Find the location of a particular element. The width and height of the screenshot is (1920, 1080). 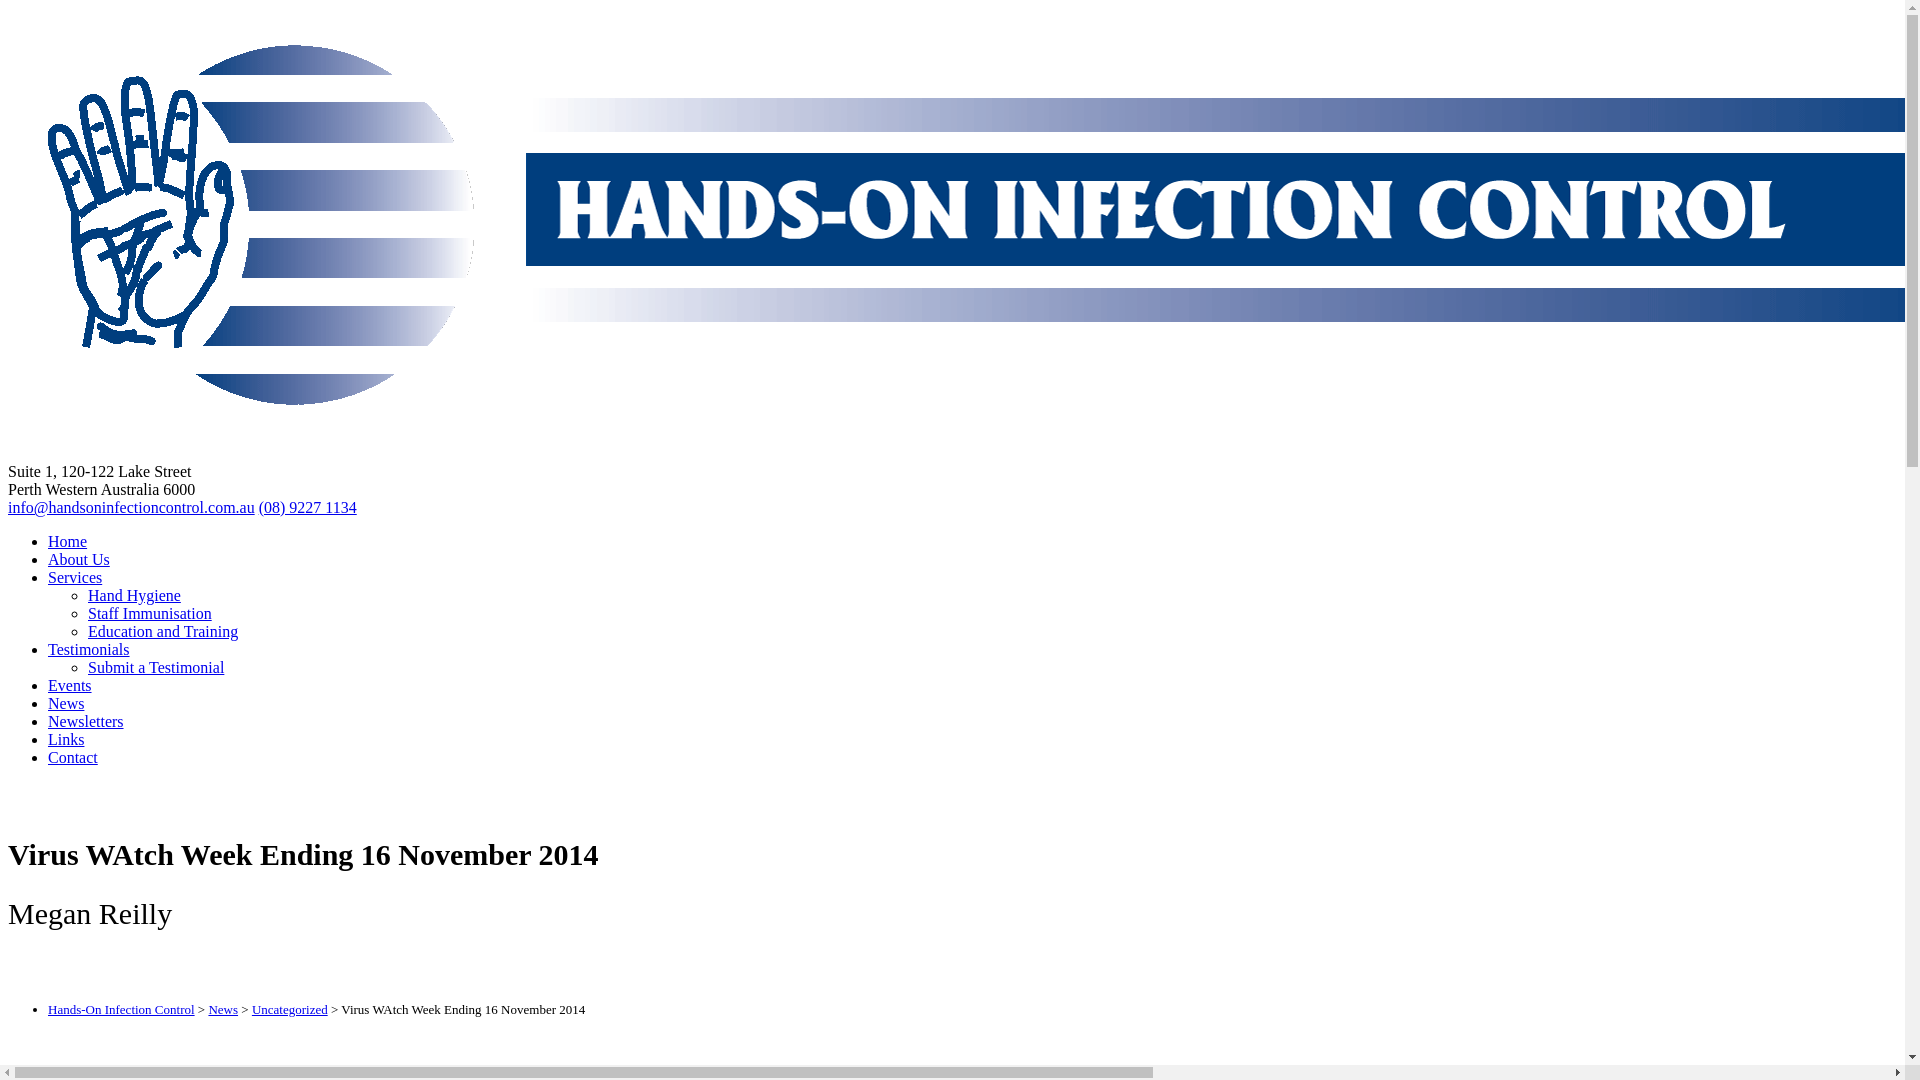

'Education and Training' is located at coordinates (163, 631).